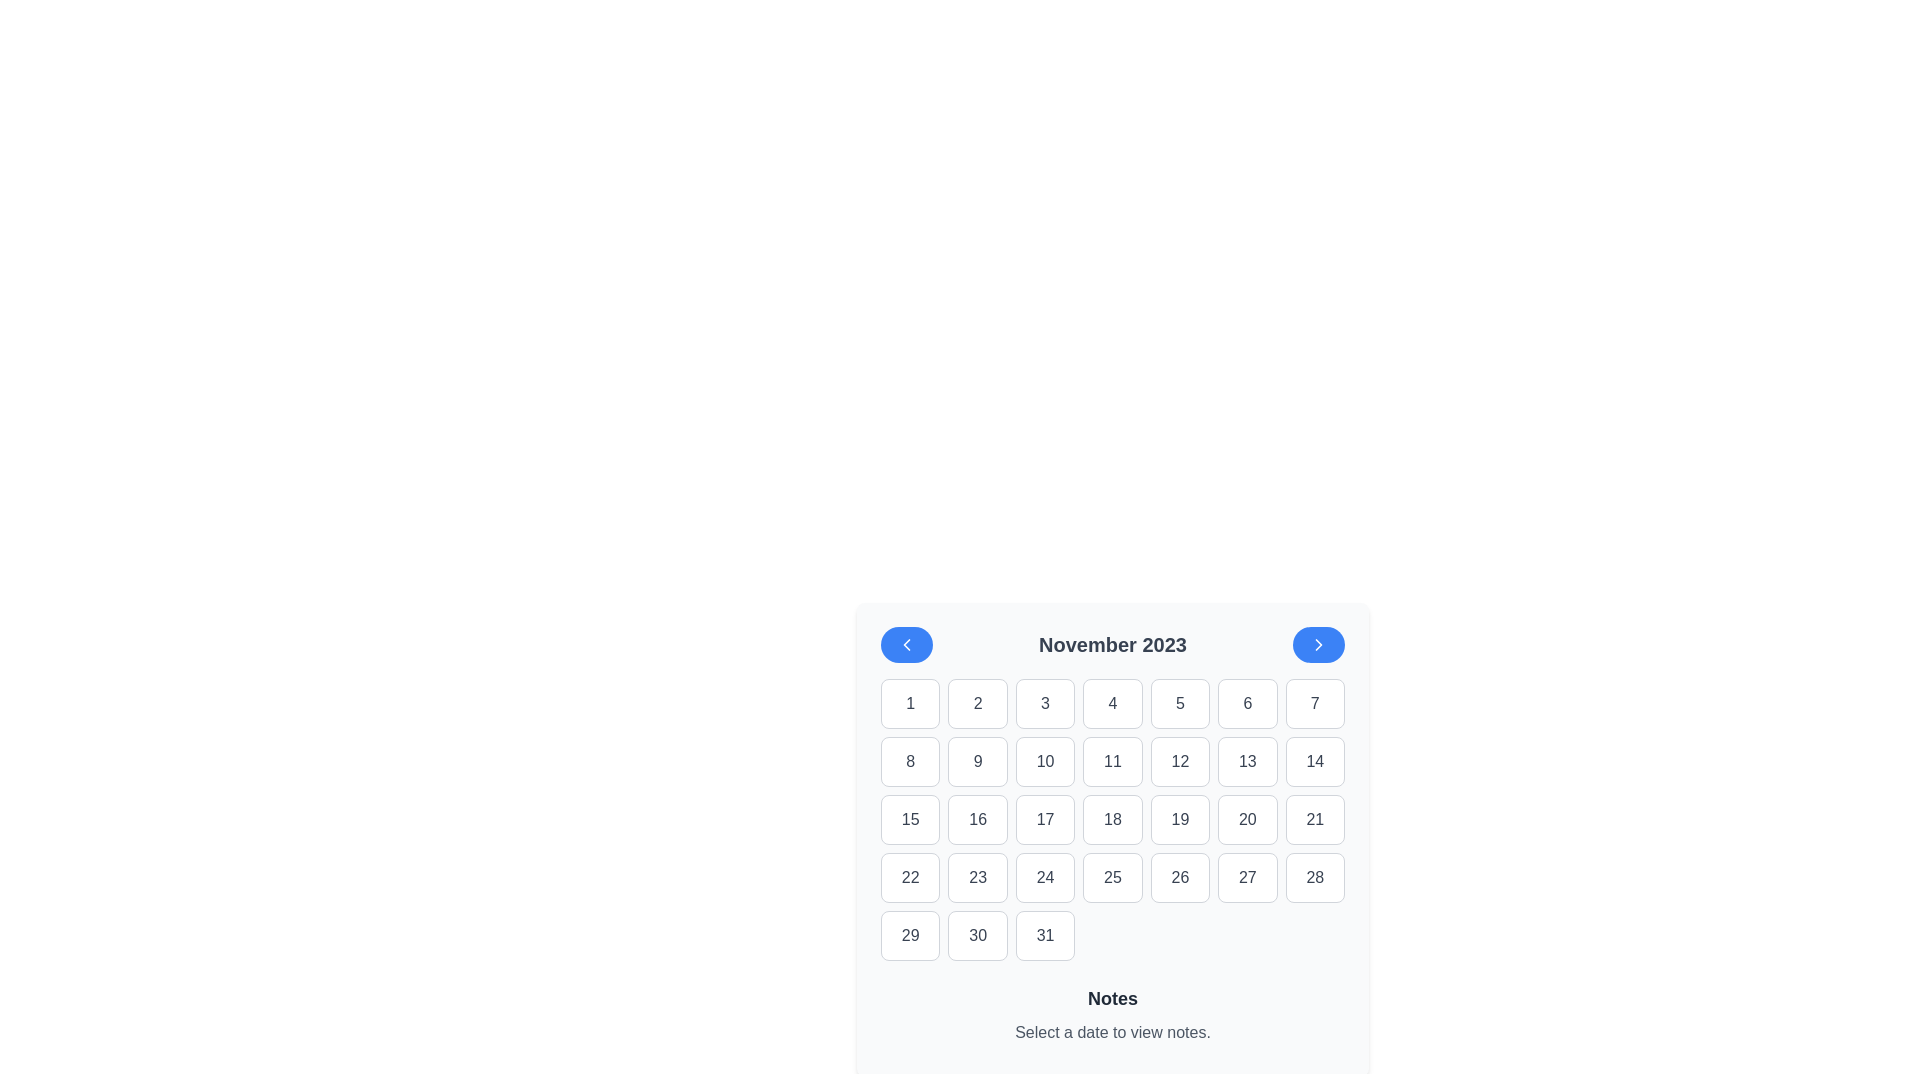 The image size is (1920, 1080). What do you see at coordinates (1112, 762) in the screenshot?
I see `the calendar button representing a specific day in the second row and fourth column` at bounding box center [1112, 762].